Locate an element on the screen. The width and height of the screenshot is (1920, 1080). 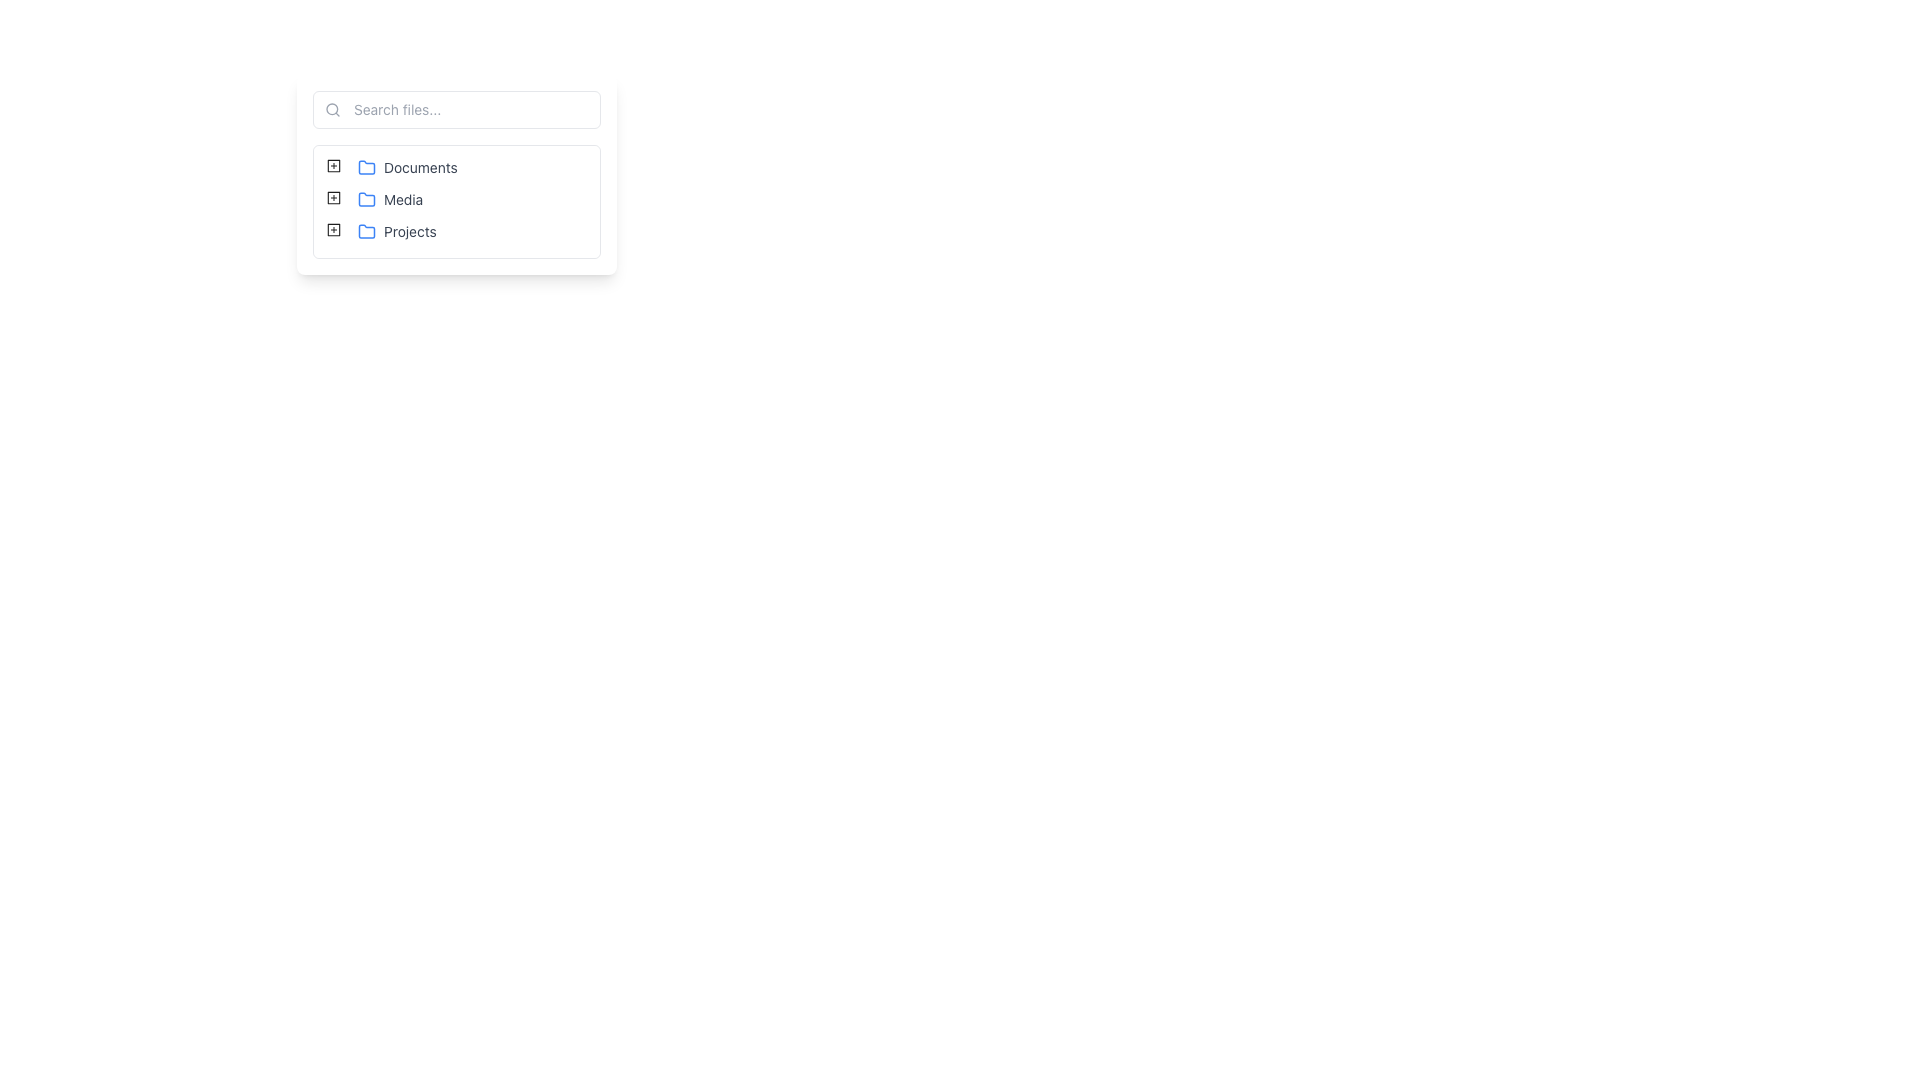
the square icon with a plus sign located to the left of the 'Media' folder label is located at coordinates (334, 197).